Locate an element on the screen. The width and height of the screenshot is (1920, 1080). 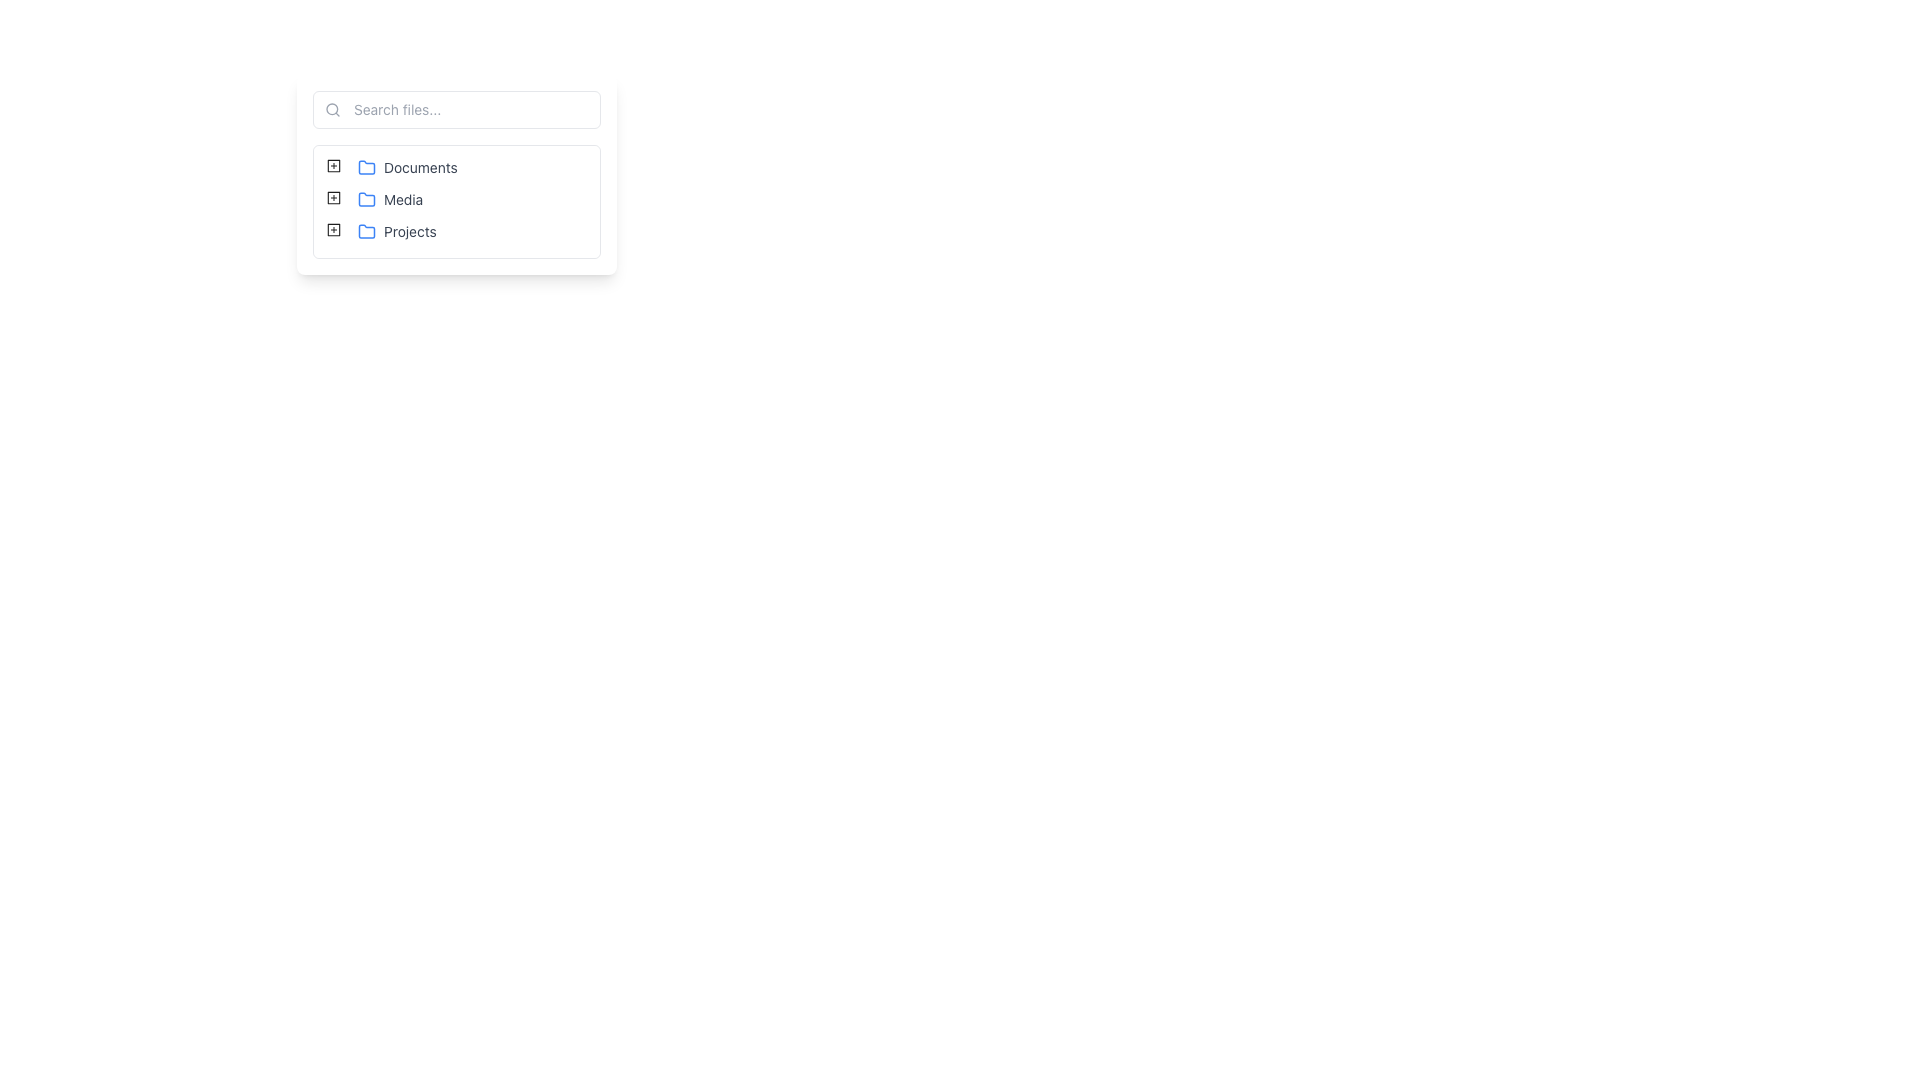
the square icon with a plus sign located to the left of the 'Media' folder label is located at coordinates (334, 197).